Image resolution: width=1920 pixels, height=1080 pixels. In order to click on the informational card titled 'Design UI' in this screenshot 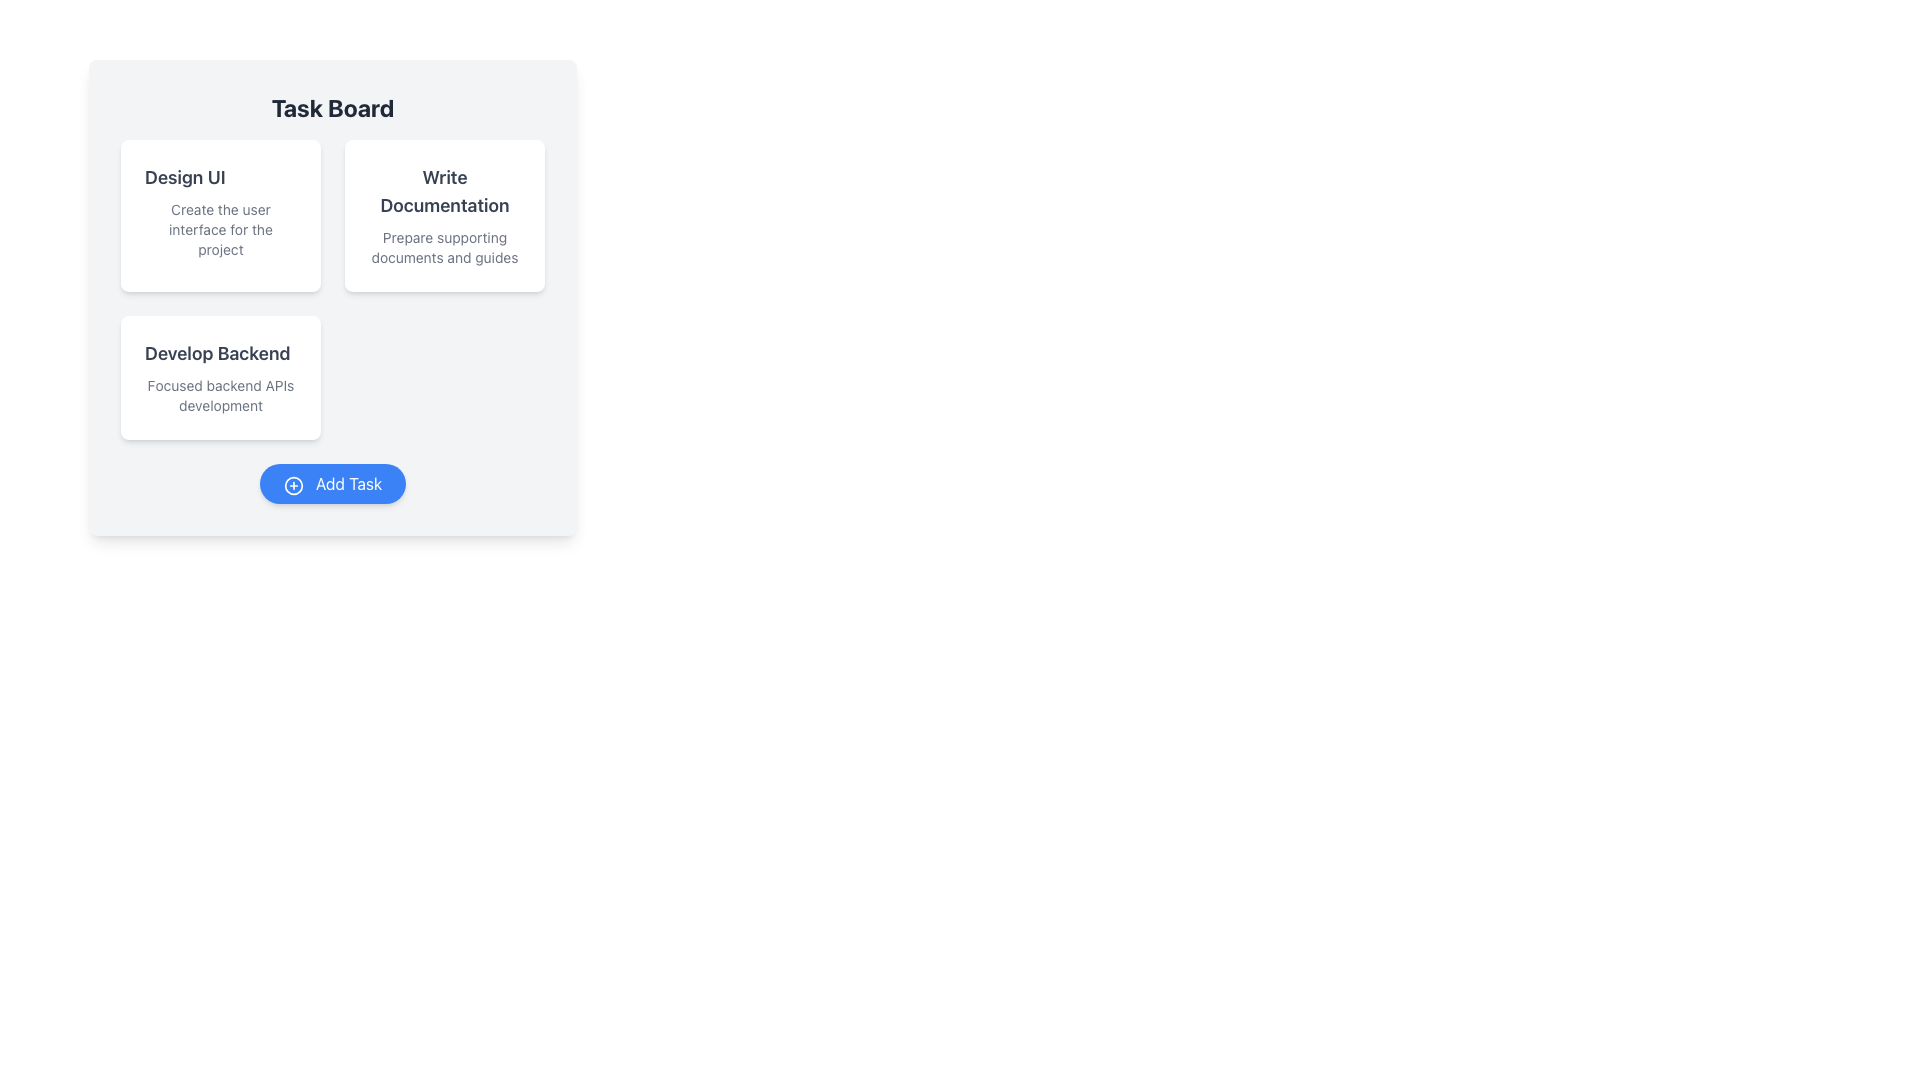, I will do `click(220, 216)`.